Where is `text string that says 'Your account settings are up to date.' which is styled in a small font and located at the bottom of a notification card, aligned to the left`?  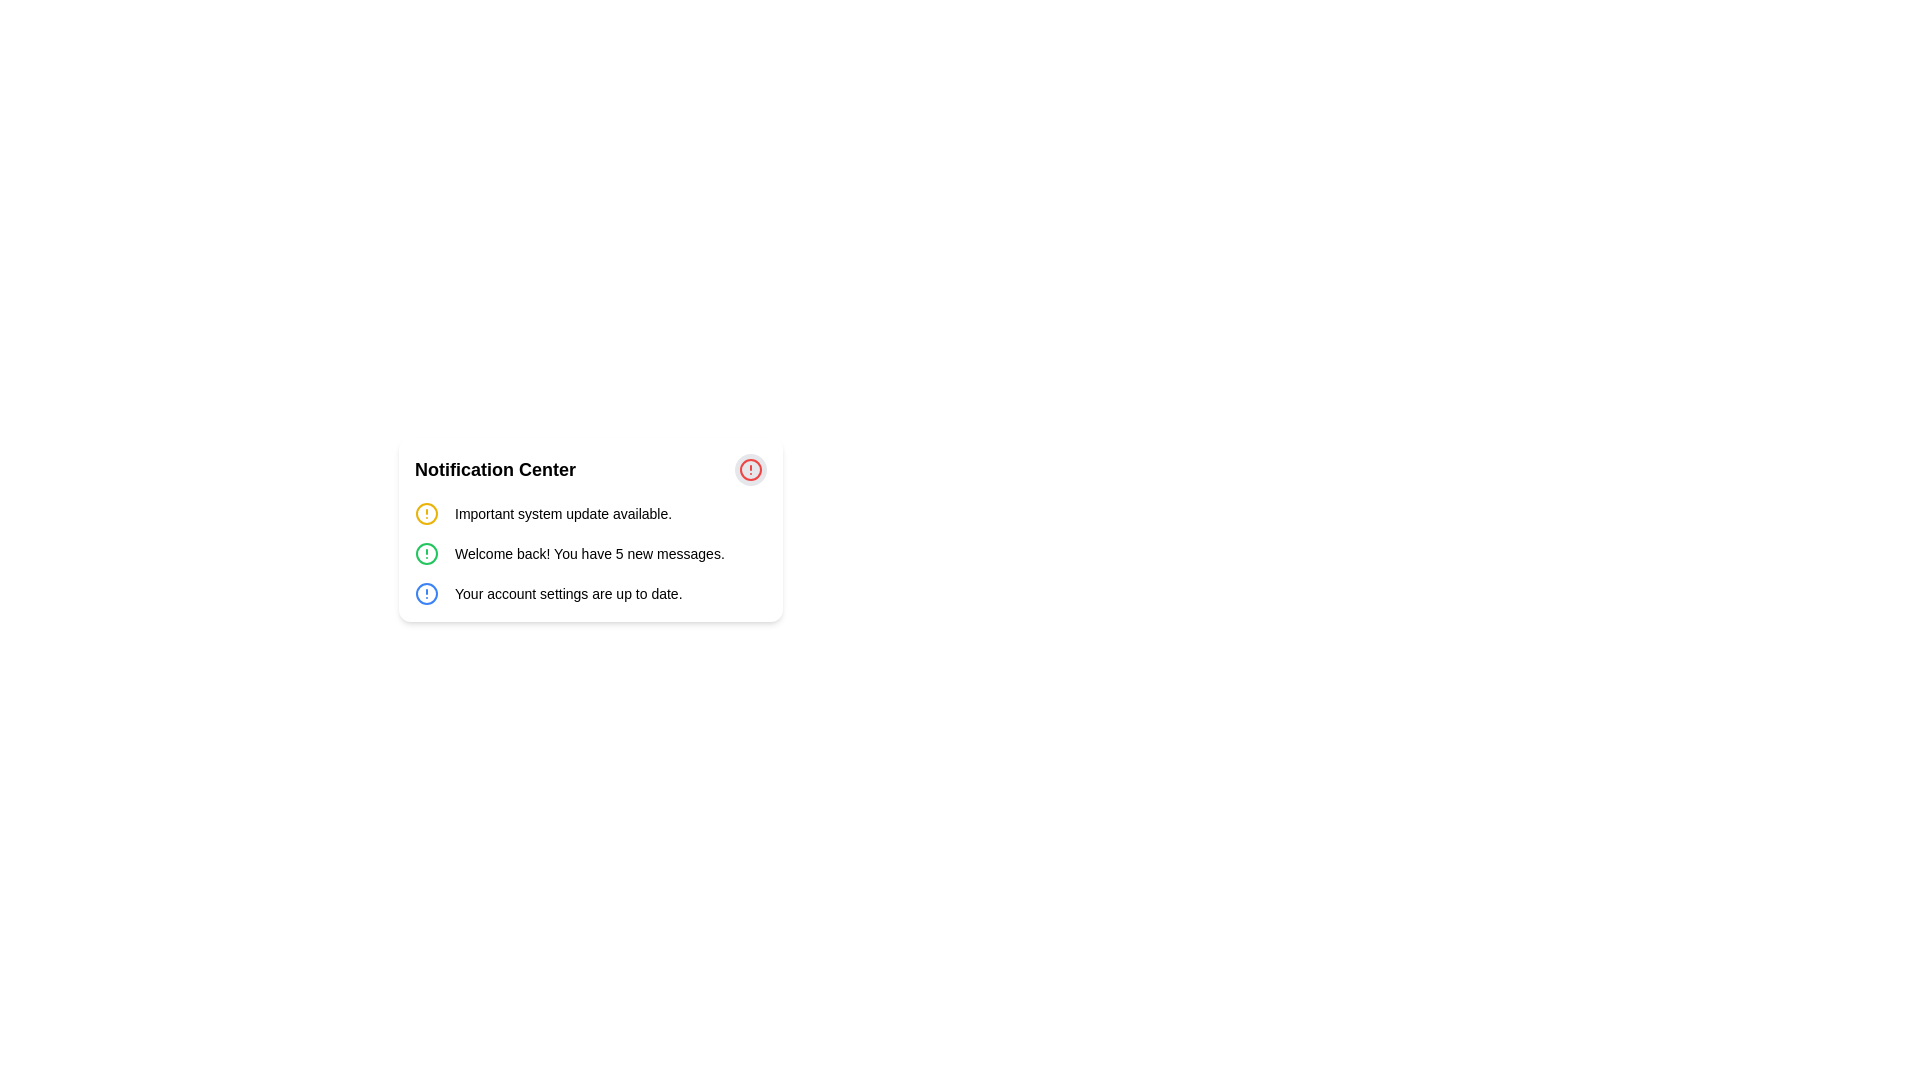 text string that says 'Your account settings are up to date.' which is styled in a small font and located at the bottom of a notification card, aligned to the left is located at coordinates (567, 593).